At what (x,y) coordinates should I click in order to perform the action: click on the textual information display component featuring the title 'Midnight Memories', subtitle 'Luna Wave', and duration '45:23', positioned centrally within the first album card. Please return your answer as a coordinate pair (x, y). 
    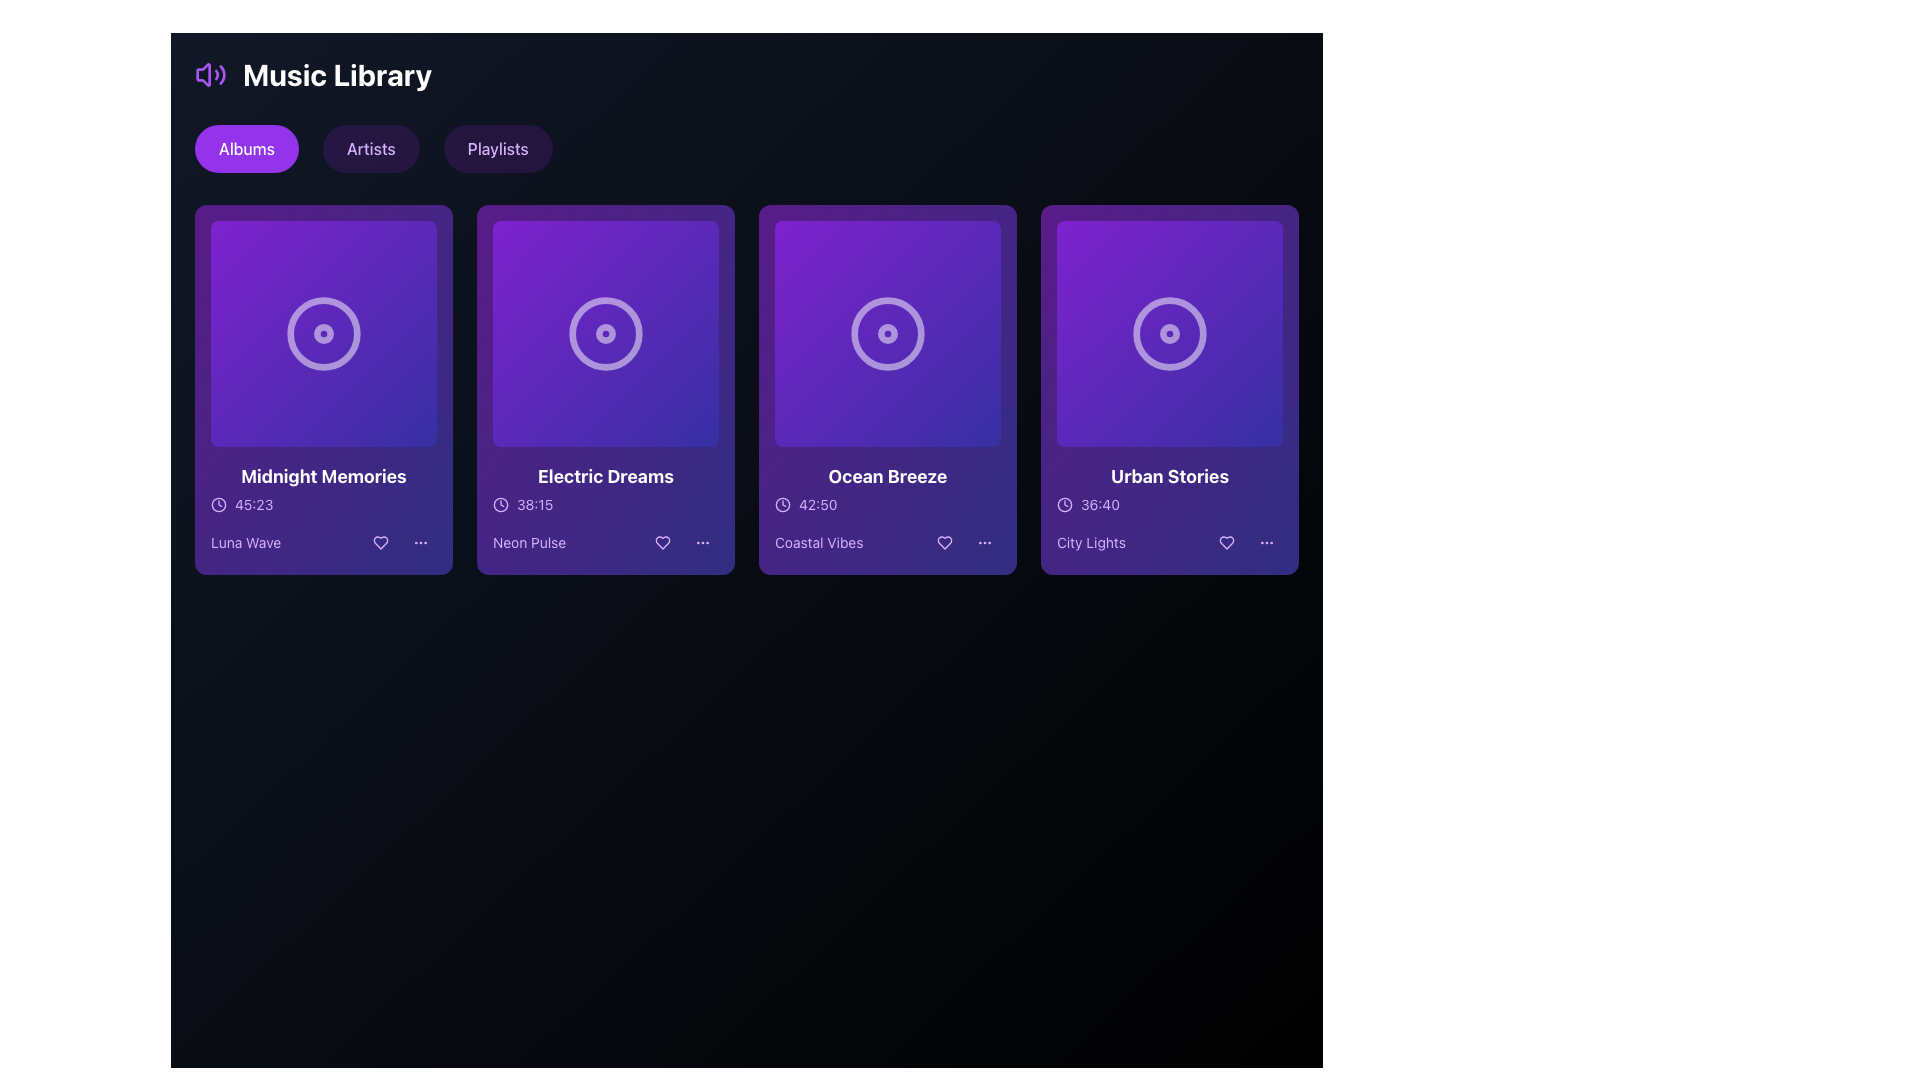
    Looking at the image, I should click on (324, 509).